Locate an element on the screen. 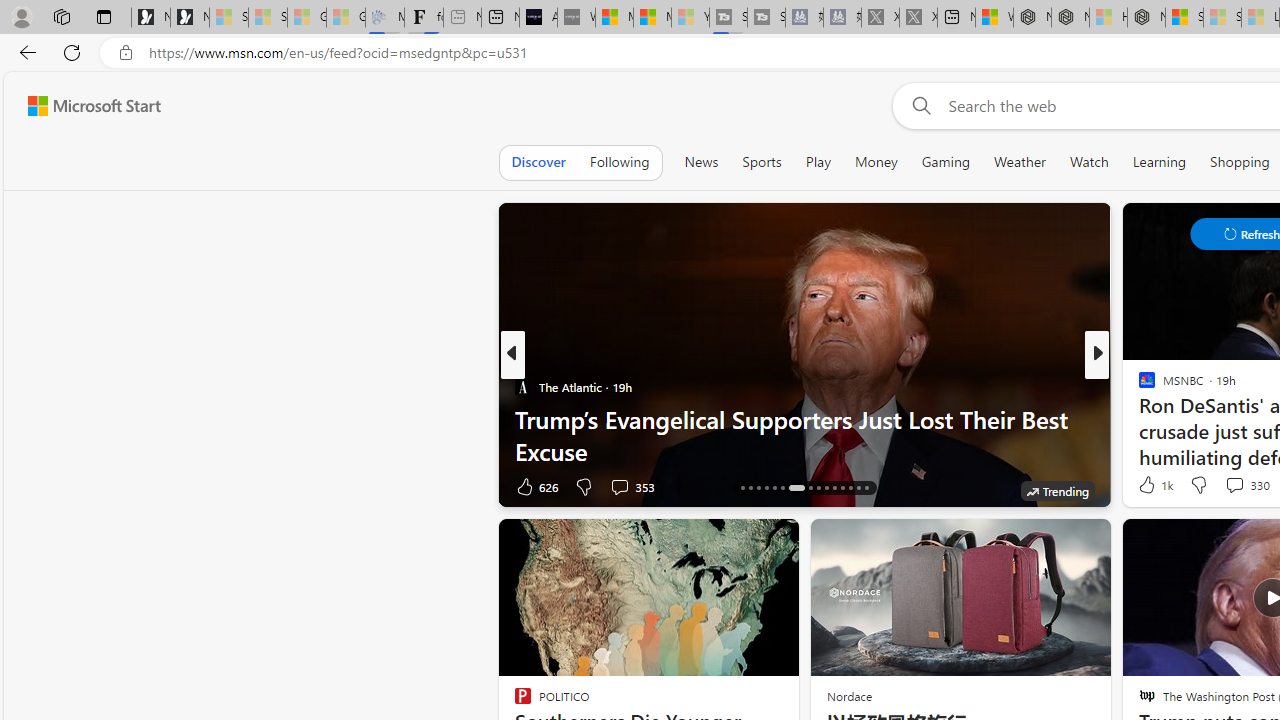  'Skip to content' is located at coordinates (86, 105).